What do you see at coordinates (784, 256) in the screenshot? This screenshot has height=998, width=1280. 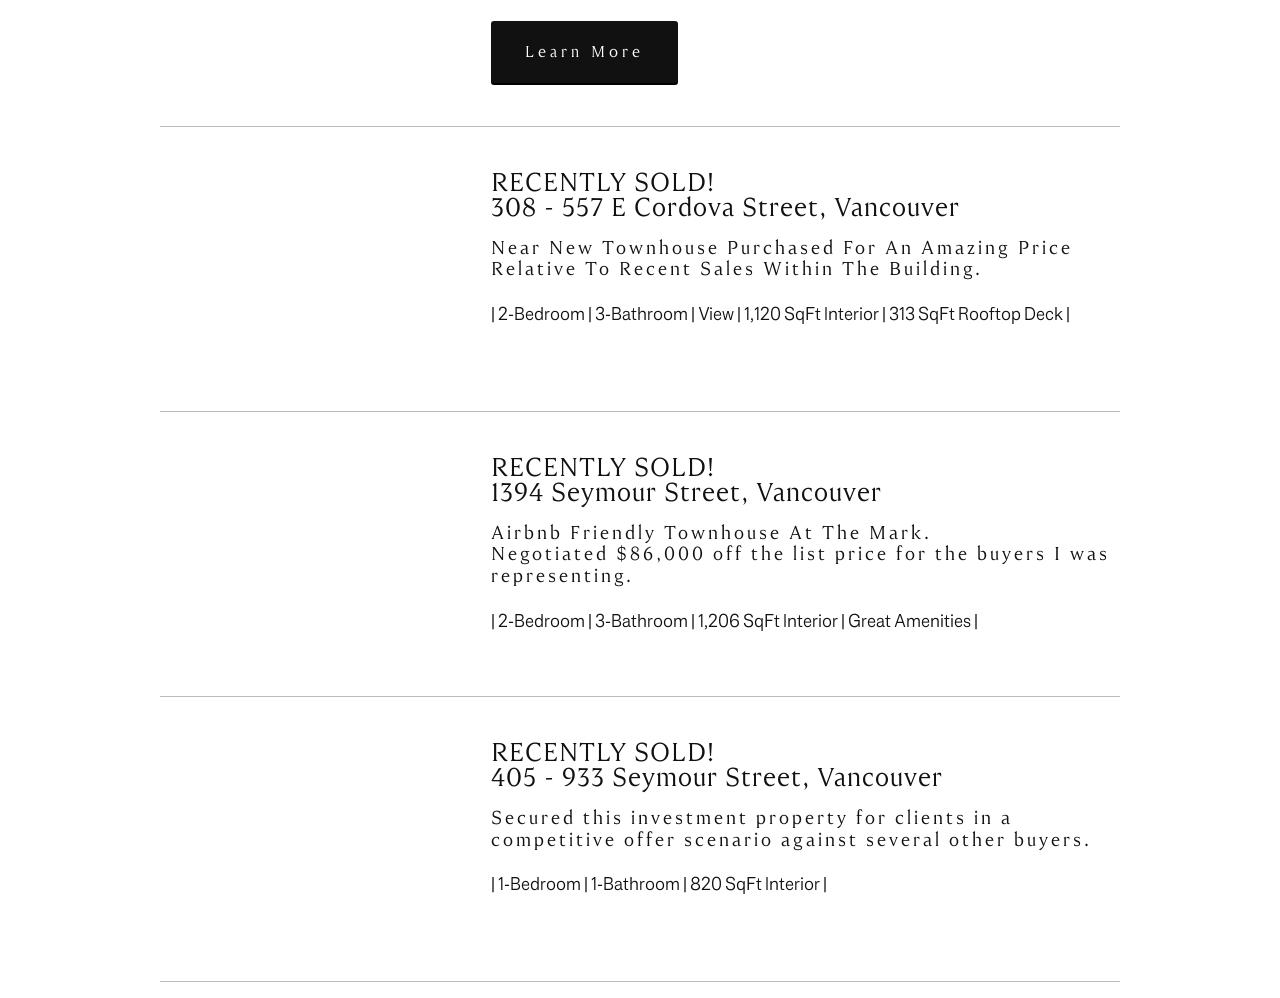 I see `'Near New Townhouse Purchased For An Amazing Price Relative To Recent Sales Within The Building.'` at bounding box center [784, 256].